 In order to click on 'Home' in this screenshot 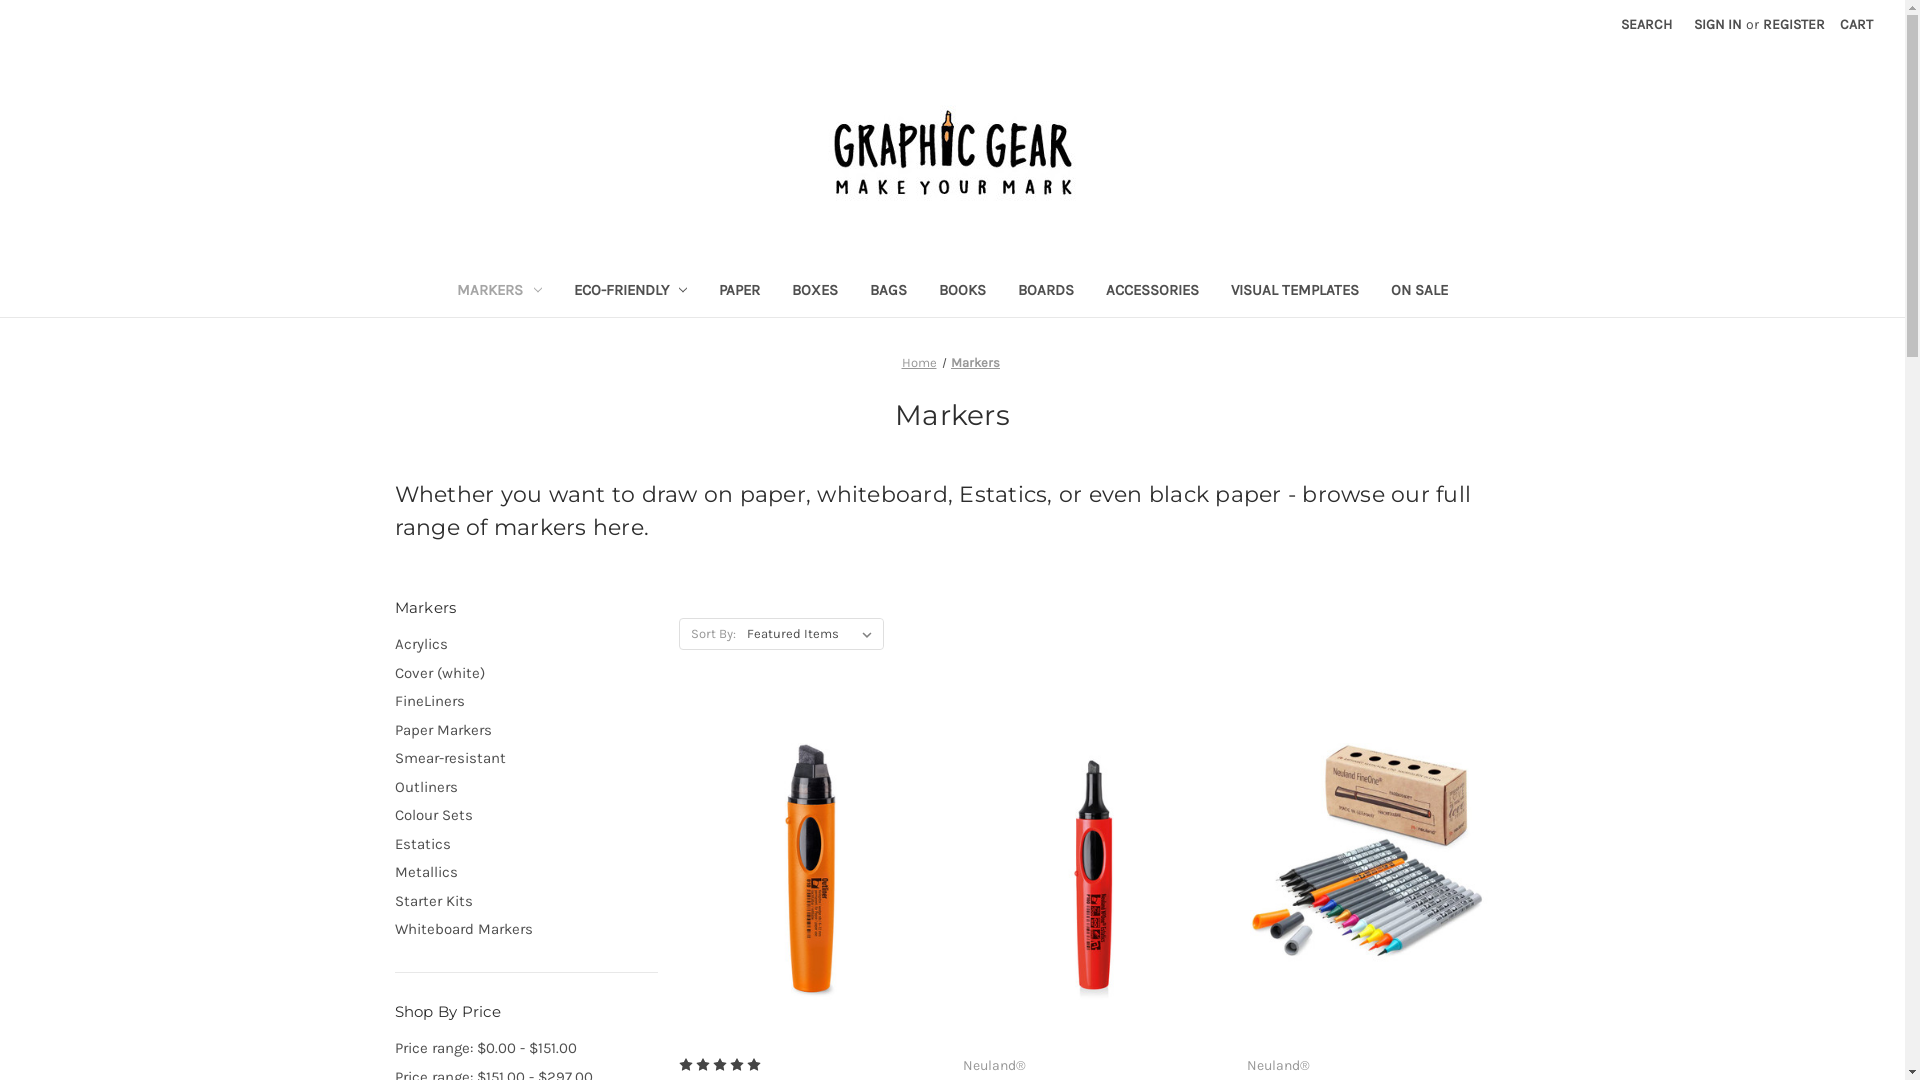, I will do `click(918, 362)`.